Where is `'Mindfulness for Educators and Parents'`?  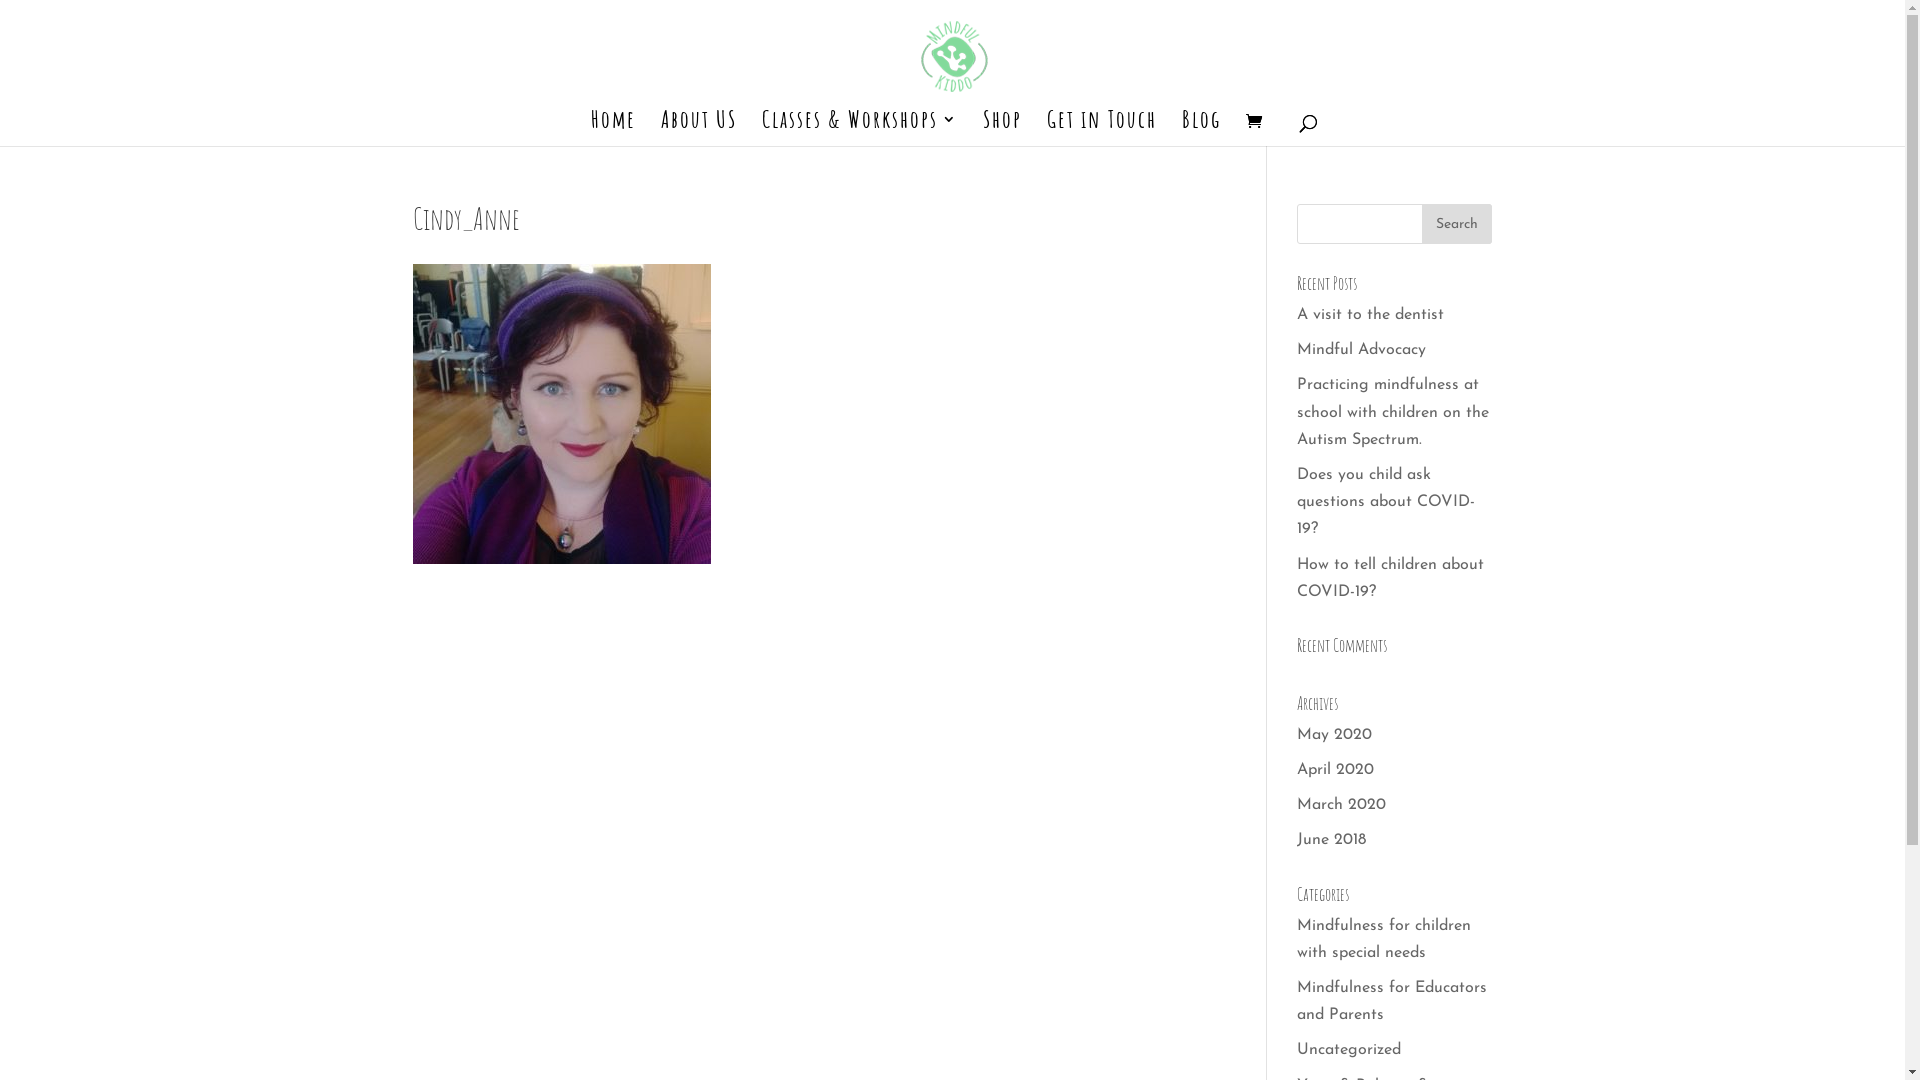 'Mindfulness for Educators and Parents' is located at coordinates (1391, 1001).